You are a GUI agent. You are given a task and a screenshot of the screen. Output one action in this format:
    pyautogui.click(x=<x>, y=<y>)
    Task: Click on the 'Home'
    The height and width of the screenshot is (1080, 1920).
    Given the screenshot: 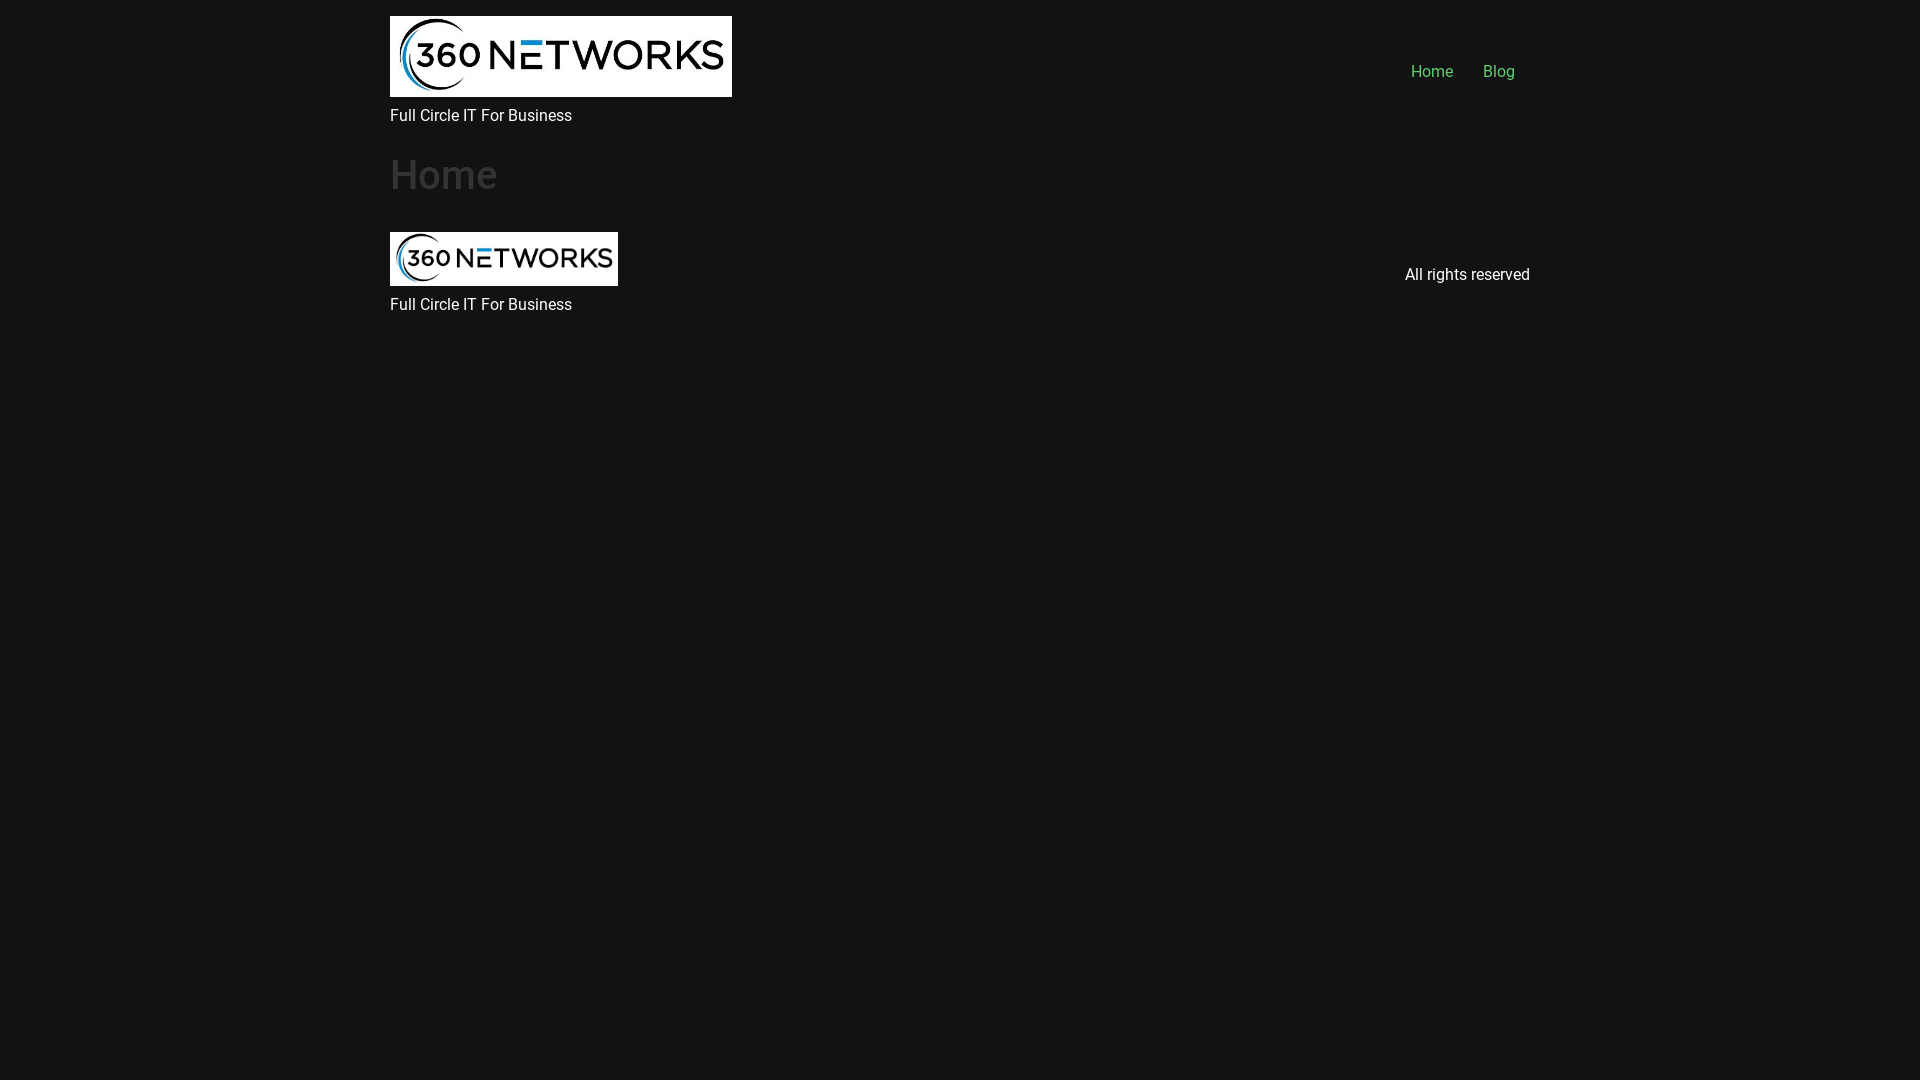 What is the action you would take?
    pyautogui.click(x=1430, y=71)
    